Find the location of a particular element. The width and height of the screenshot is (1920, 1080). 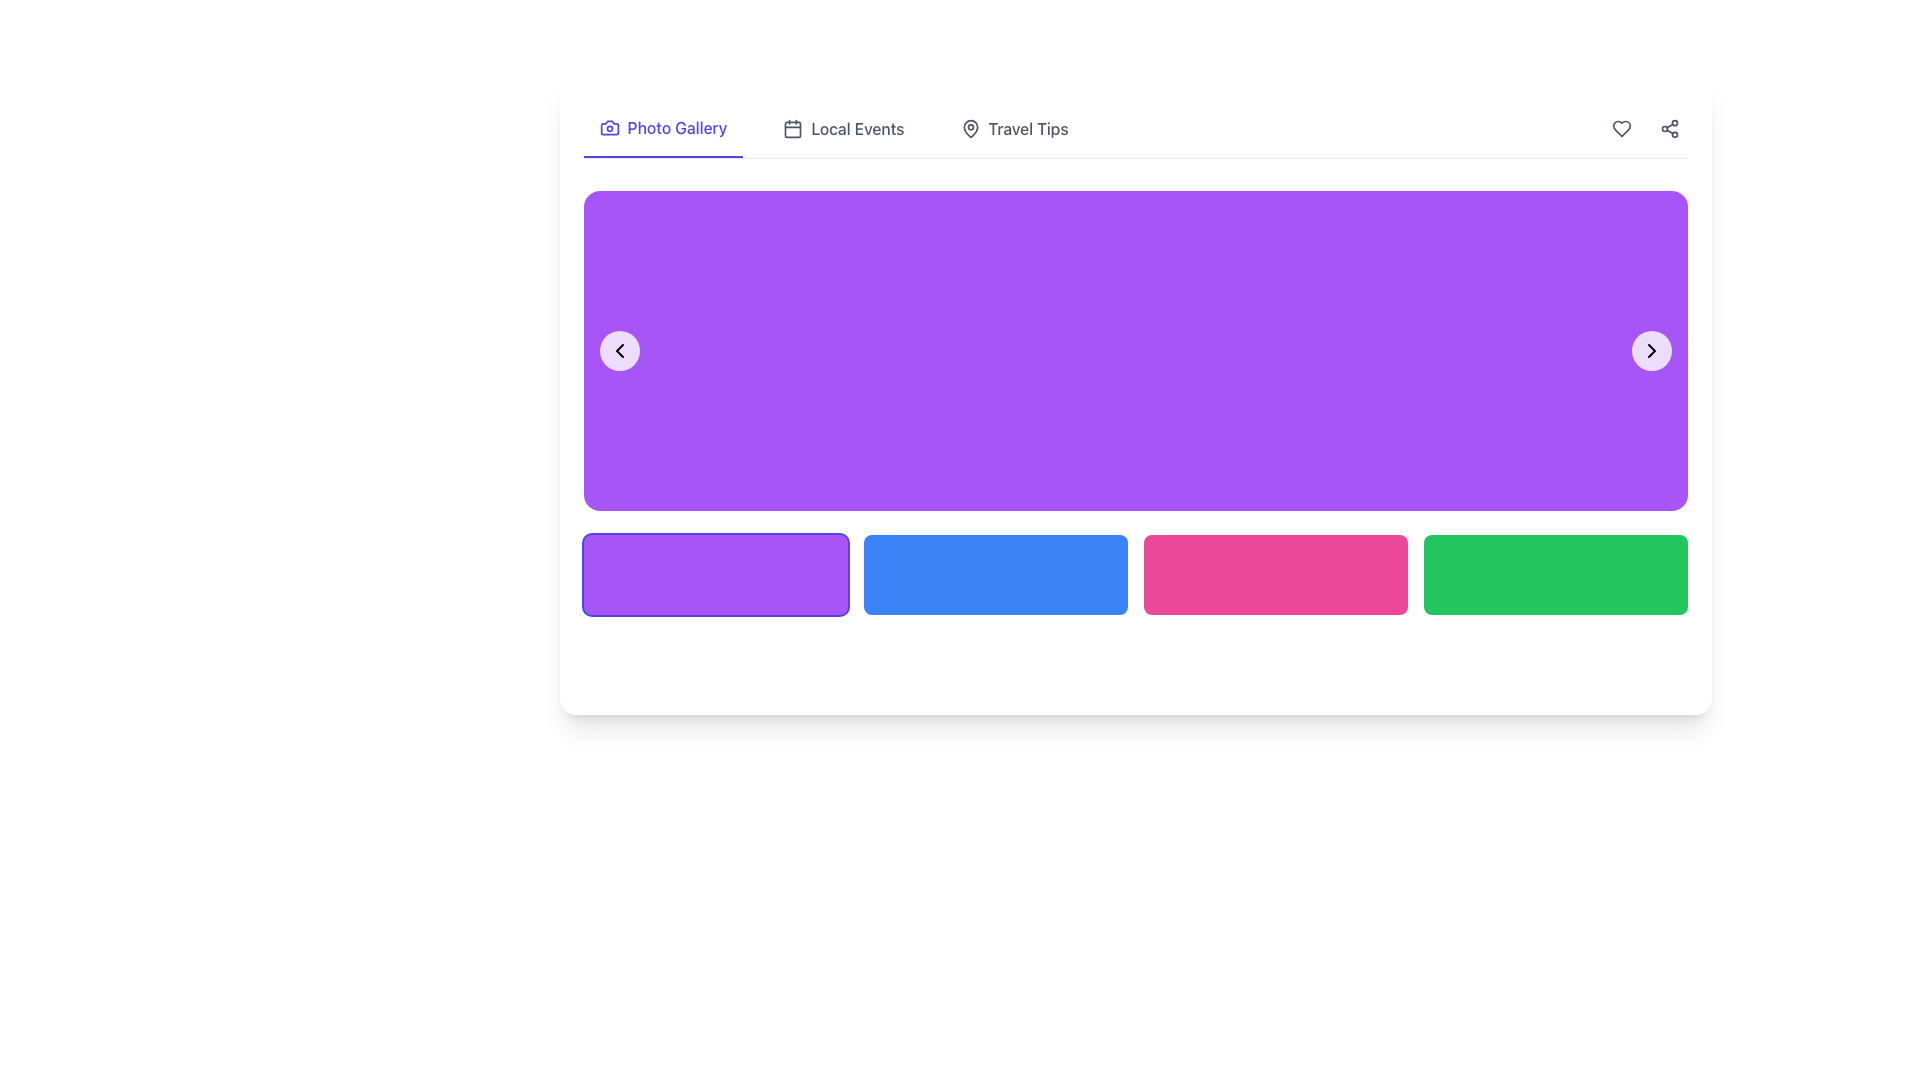

the circular button with a white semi-transparent background and a right-pointing chevron icon inside is located at coordinates (1651, 350).